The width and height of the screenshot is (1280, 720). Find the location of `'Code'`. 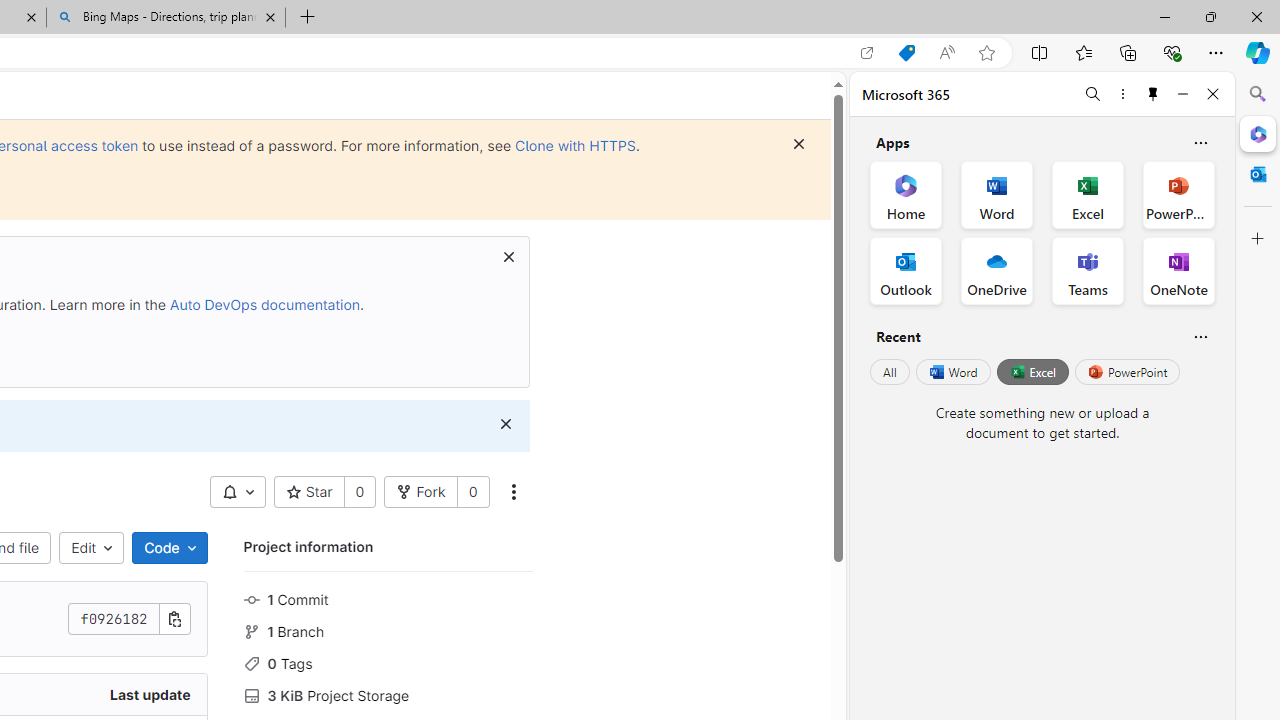

'Code' is located at coordinates (169, 547).